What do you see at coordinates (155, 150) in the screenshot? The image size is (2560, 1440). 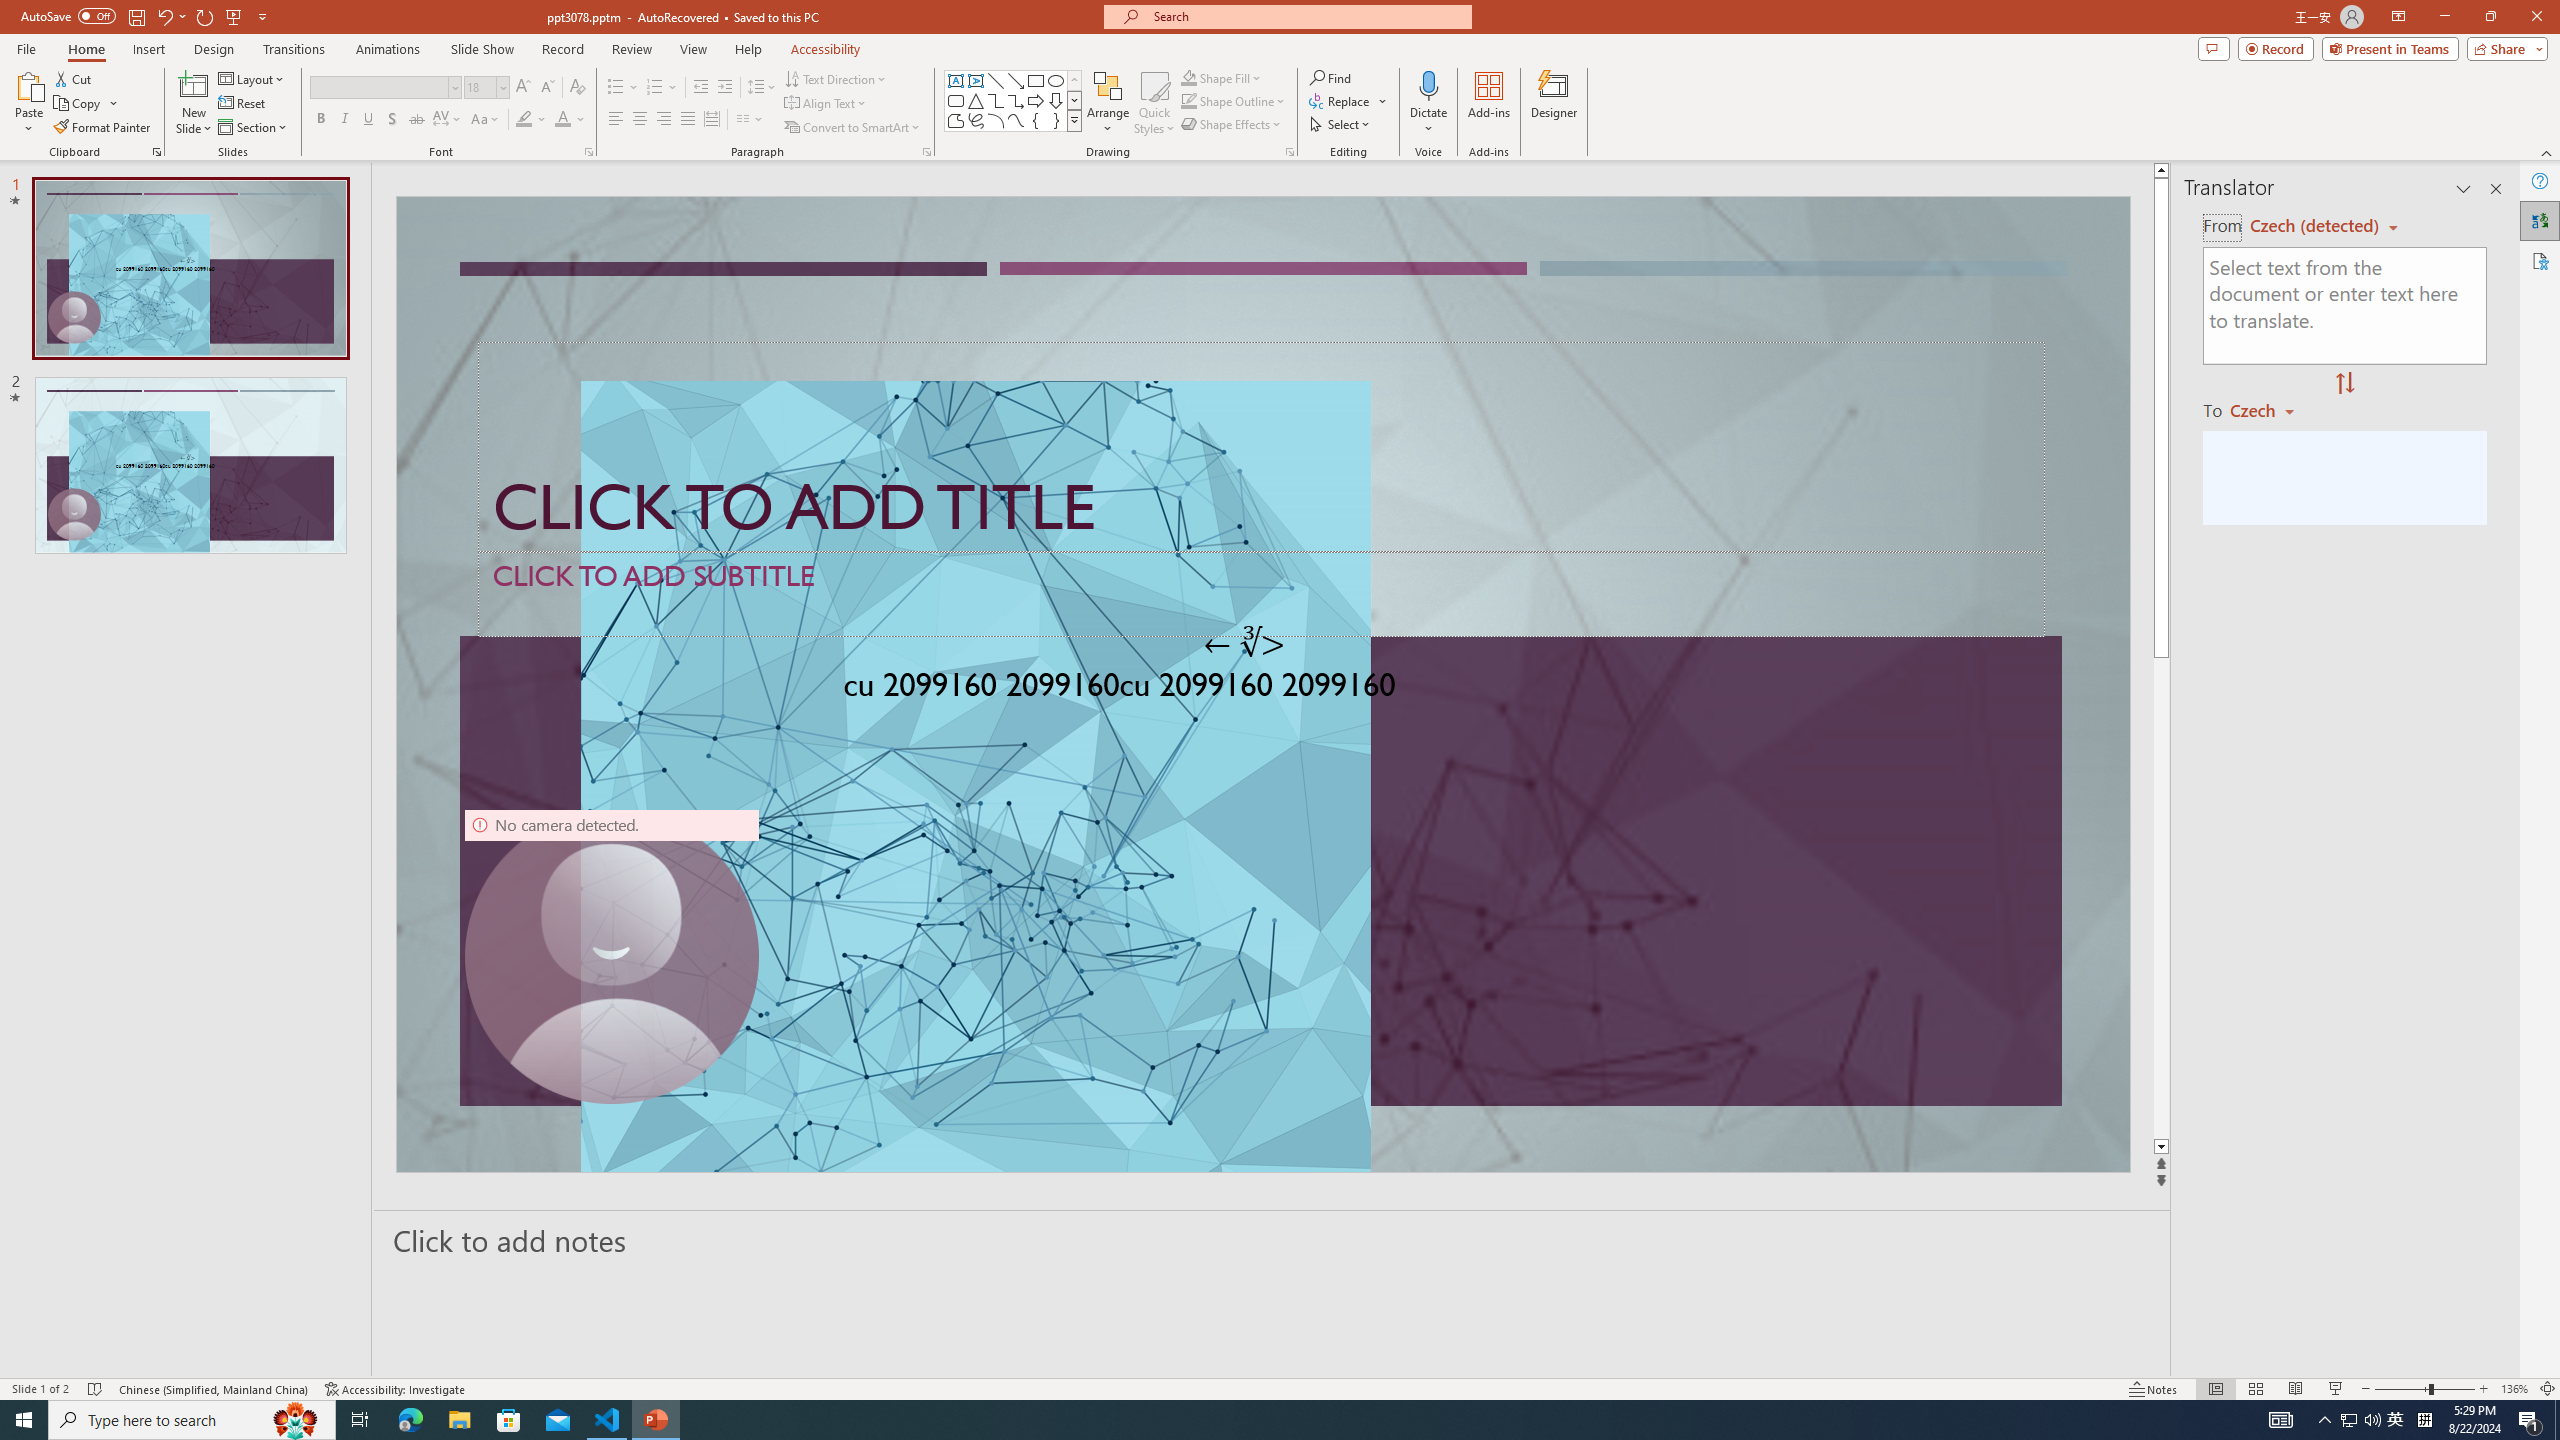 I see `'Office Clipboard...'` at bounding box center [155, 150].